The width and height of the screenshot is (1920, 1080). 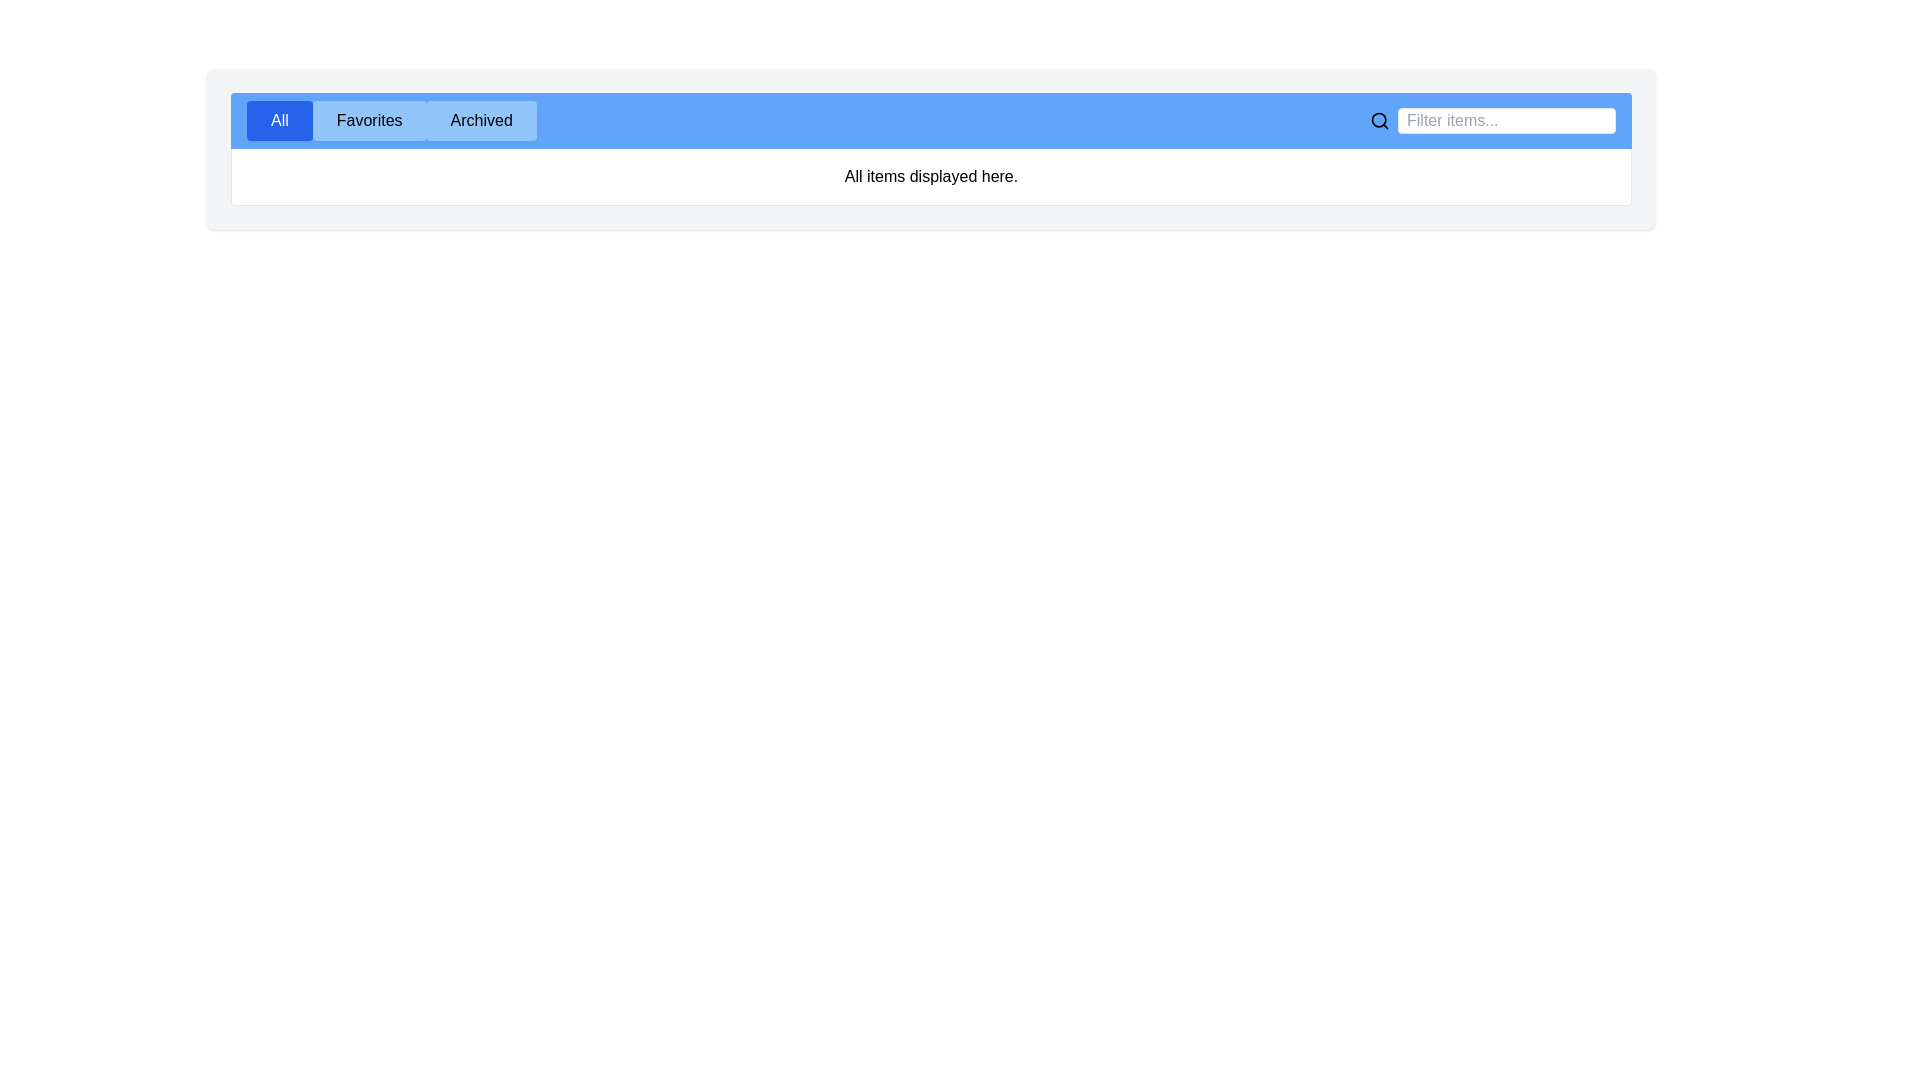 I want to click on the search icon to focus on the input field, so click(x=1379, y=120).